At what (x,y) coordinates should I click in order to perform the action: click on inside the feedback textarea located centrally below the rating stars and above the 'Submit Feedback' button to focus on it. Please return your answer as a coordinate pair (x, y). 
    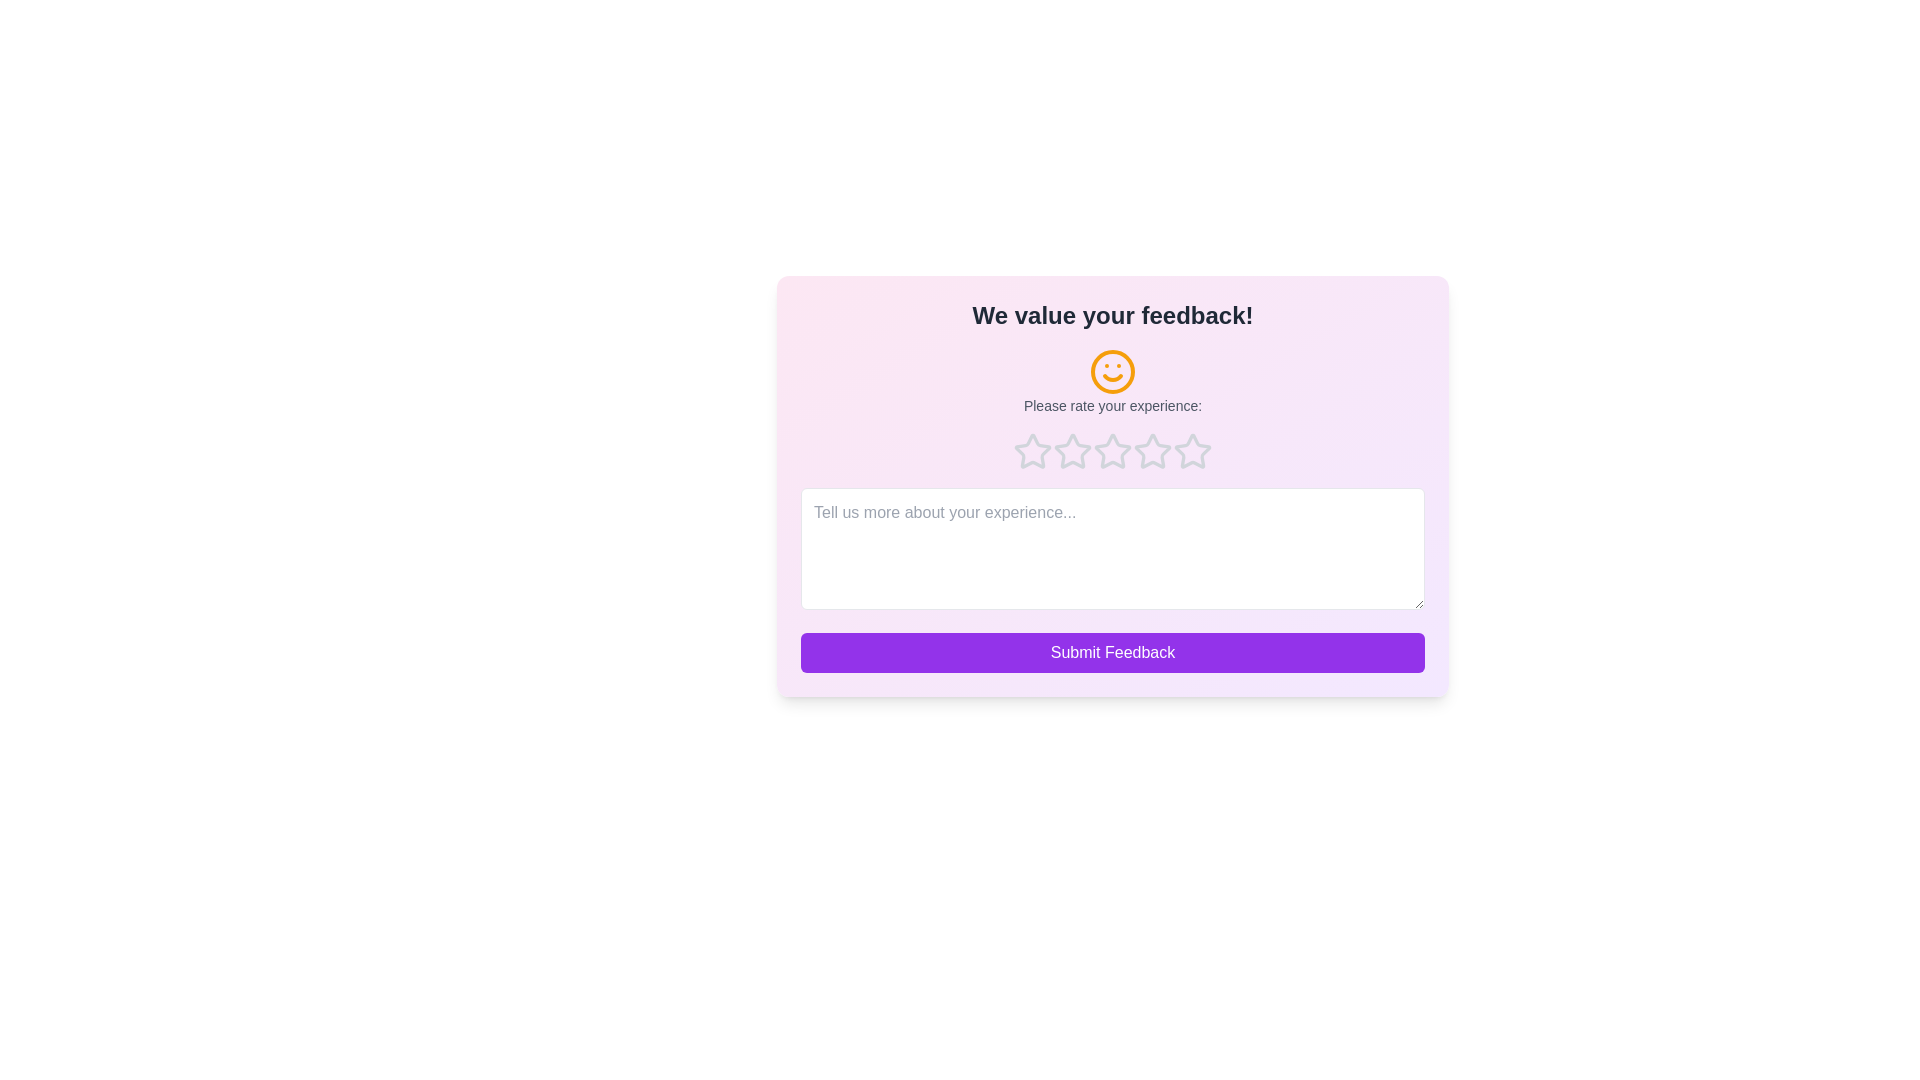
    Looking at the image, I should click on (1112, 548).